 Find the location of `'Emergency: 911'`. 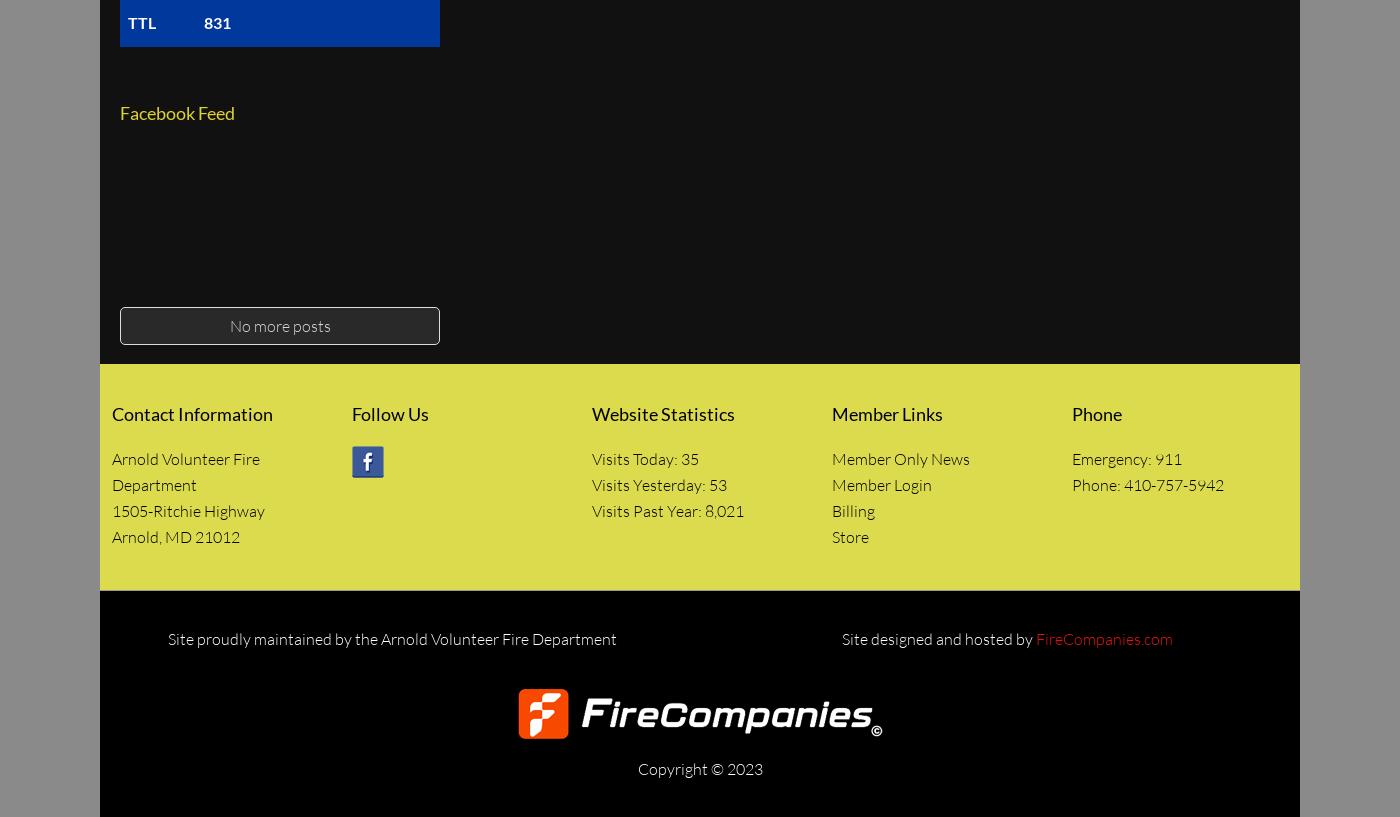

'Emergency: 911' is located at coordinates (1071, 458).